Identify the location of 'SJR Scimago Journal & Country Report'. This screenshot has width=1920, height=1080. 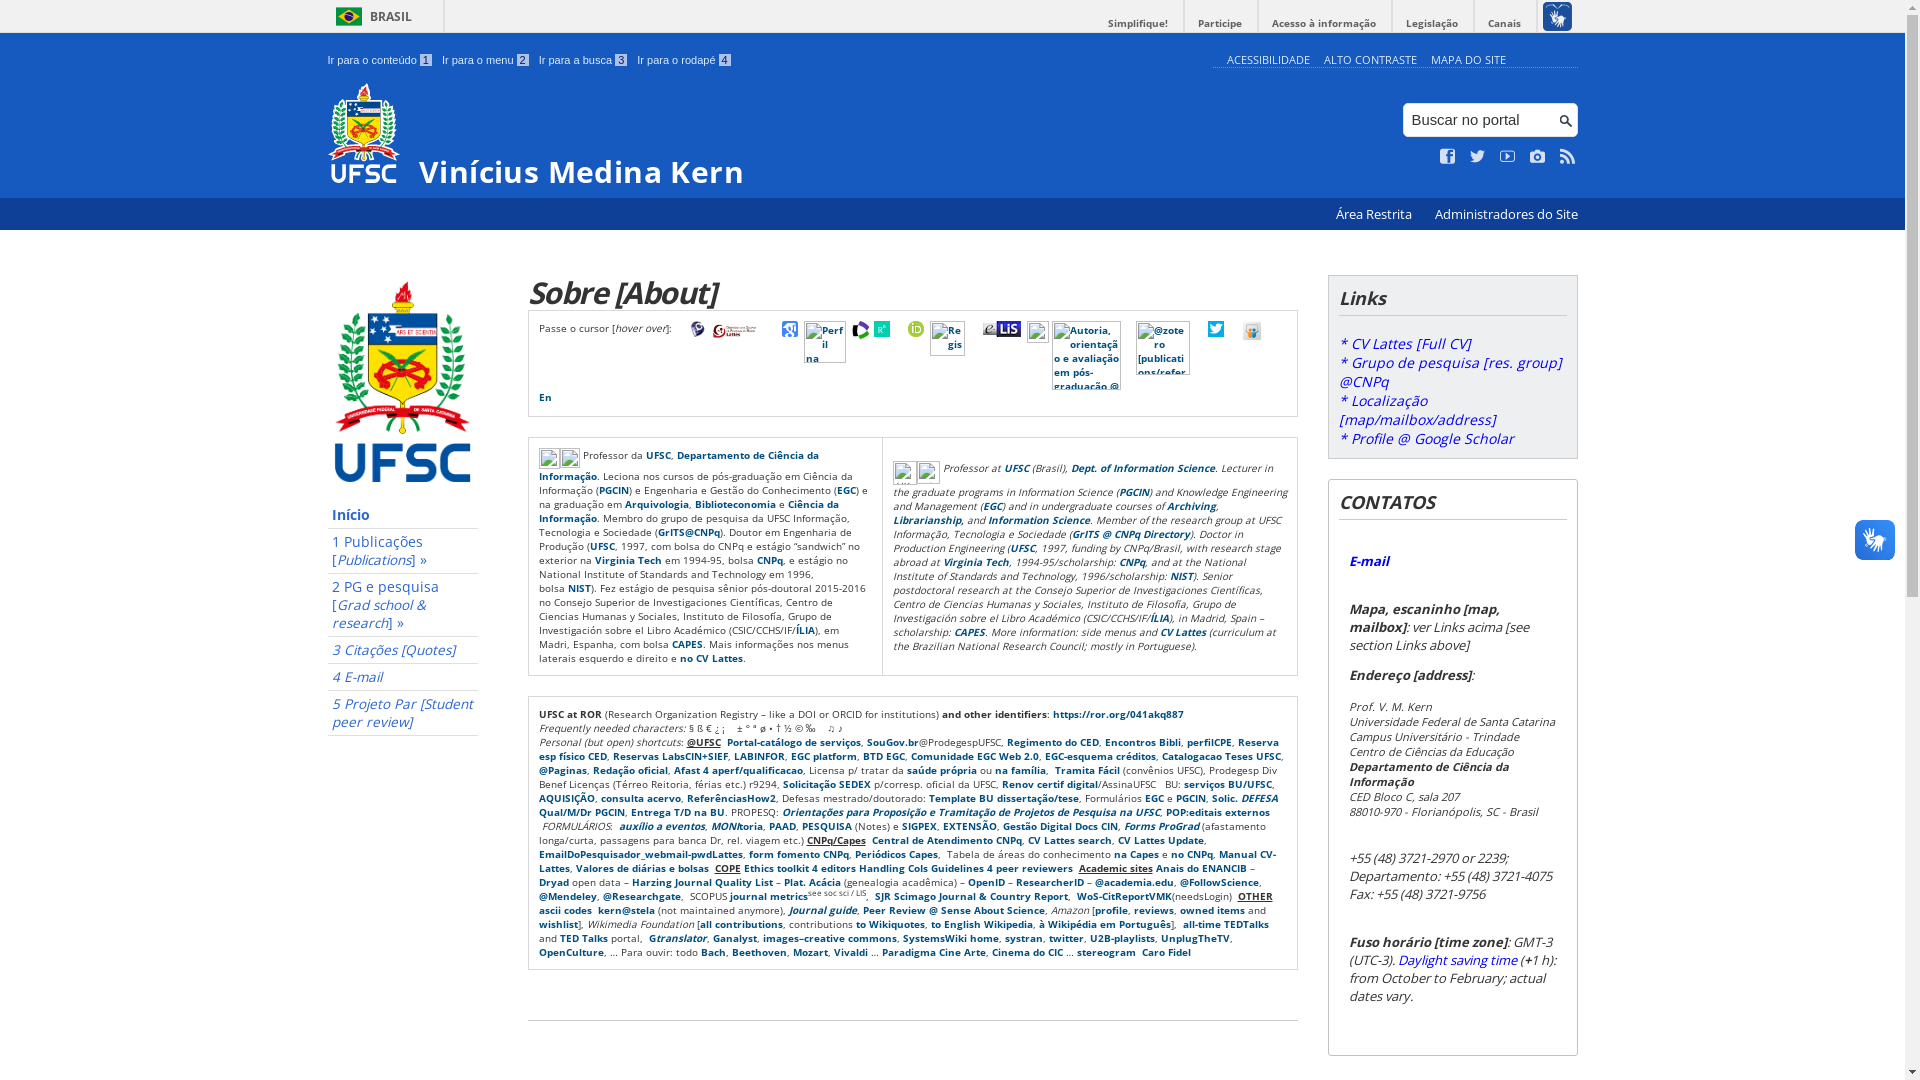
(970, 894).